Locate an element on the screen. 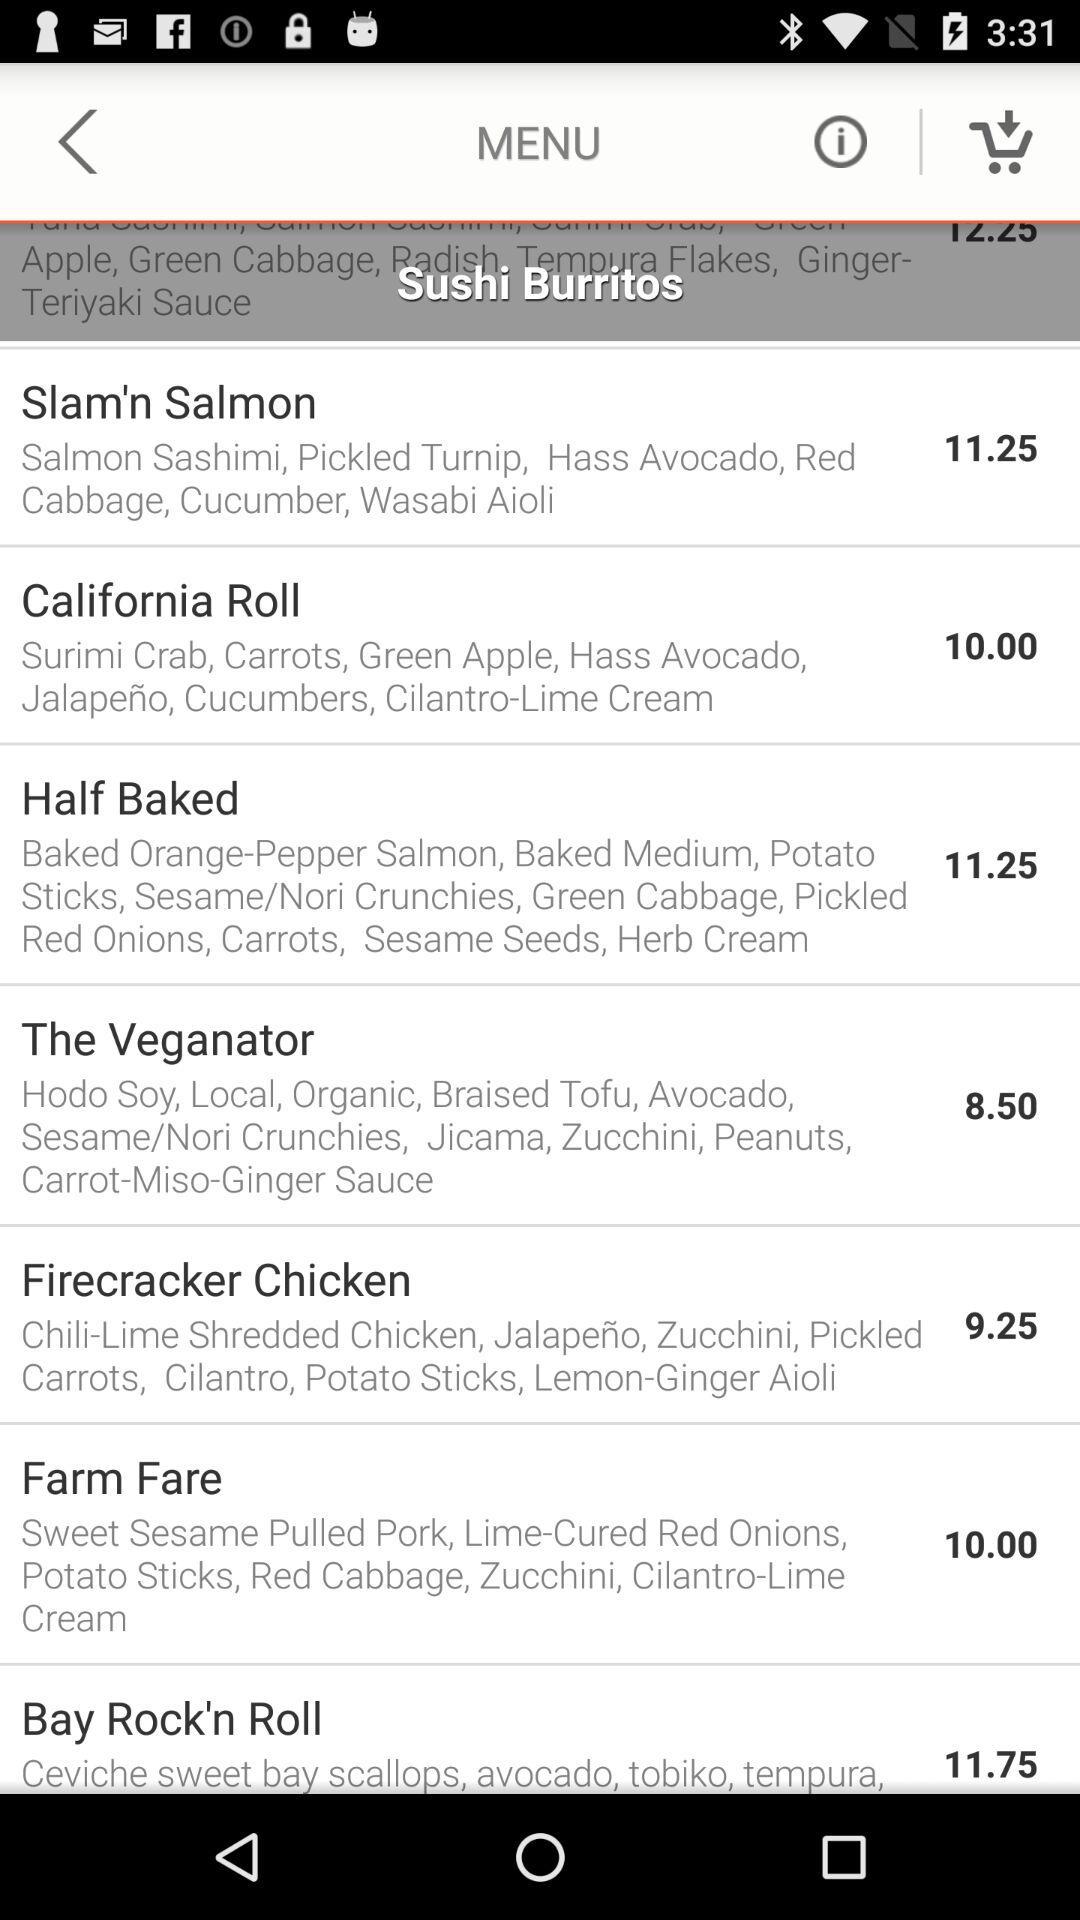 This screenshot has height=1920, width=1080. item below the the veganator item is located at coordinates (482, 1135).